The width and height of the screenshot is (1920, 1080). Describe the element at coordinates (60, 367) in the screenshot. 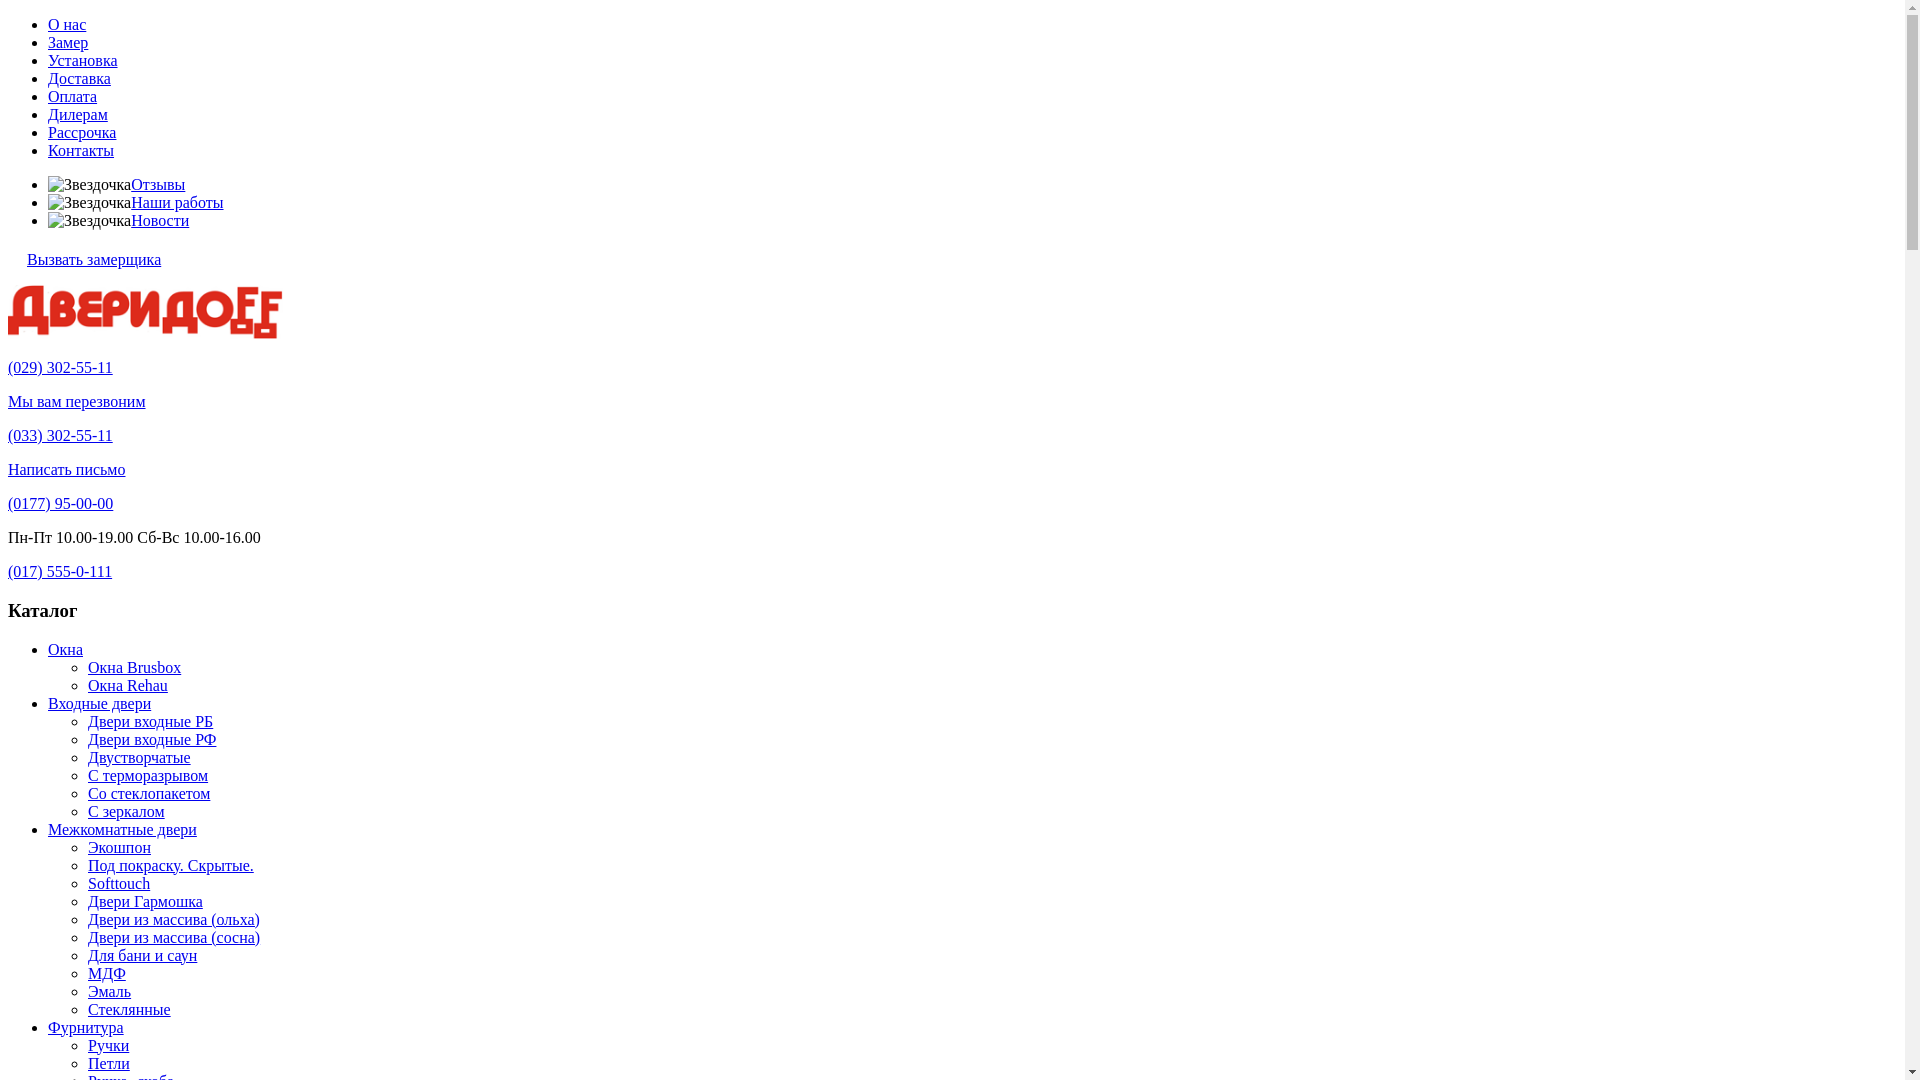

I see `'(029) 302-55-11'` at that location.